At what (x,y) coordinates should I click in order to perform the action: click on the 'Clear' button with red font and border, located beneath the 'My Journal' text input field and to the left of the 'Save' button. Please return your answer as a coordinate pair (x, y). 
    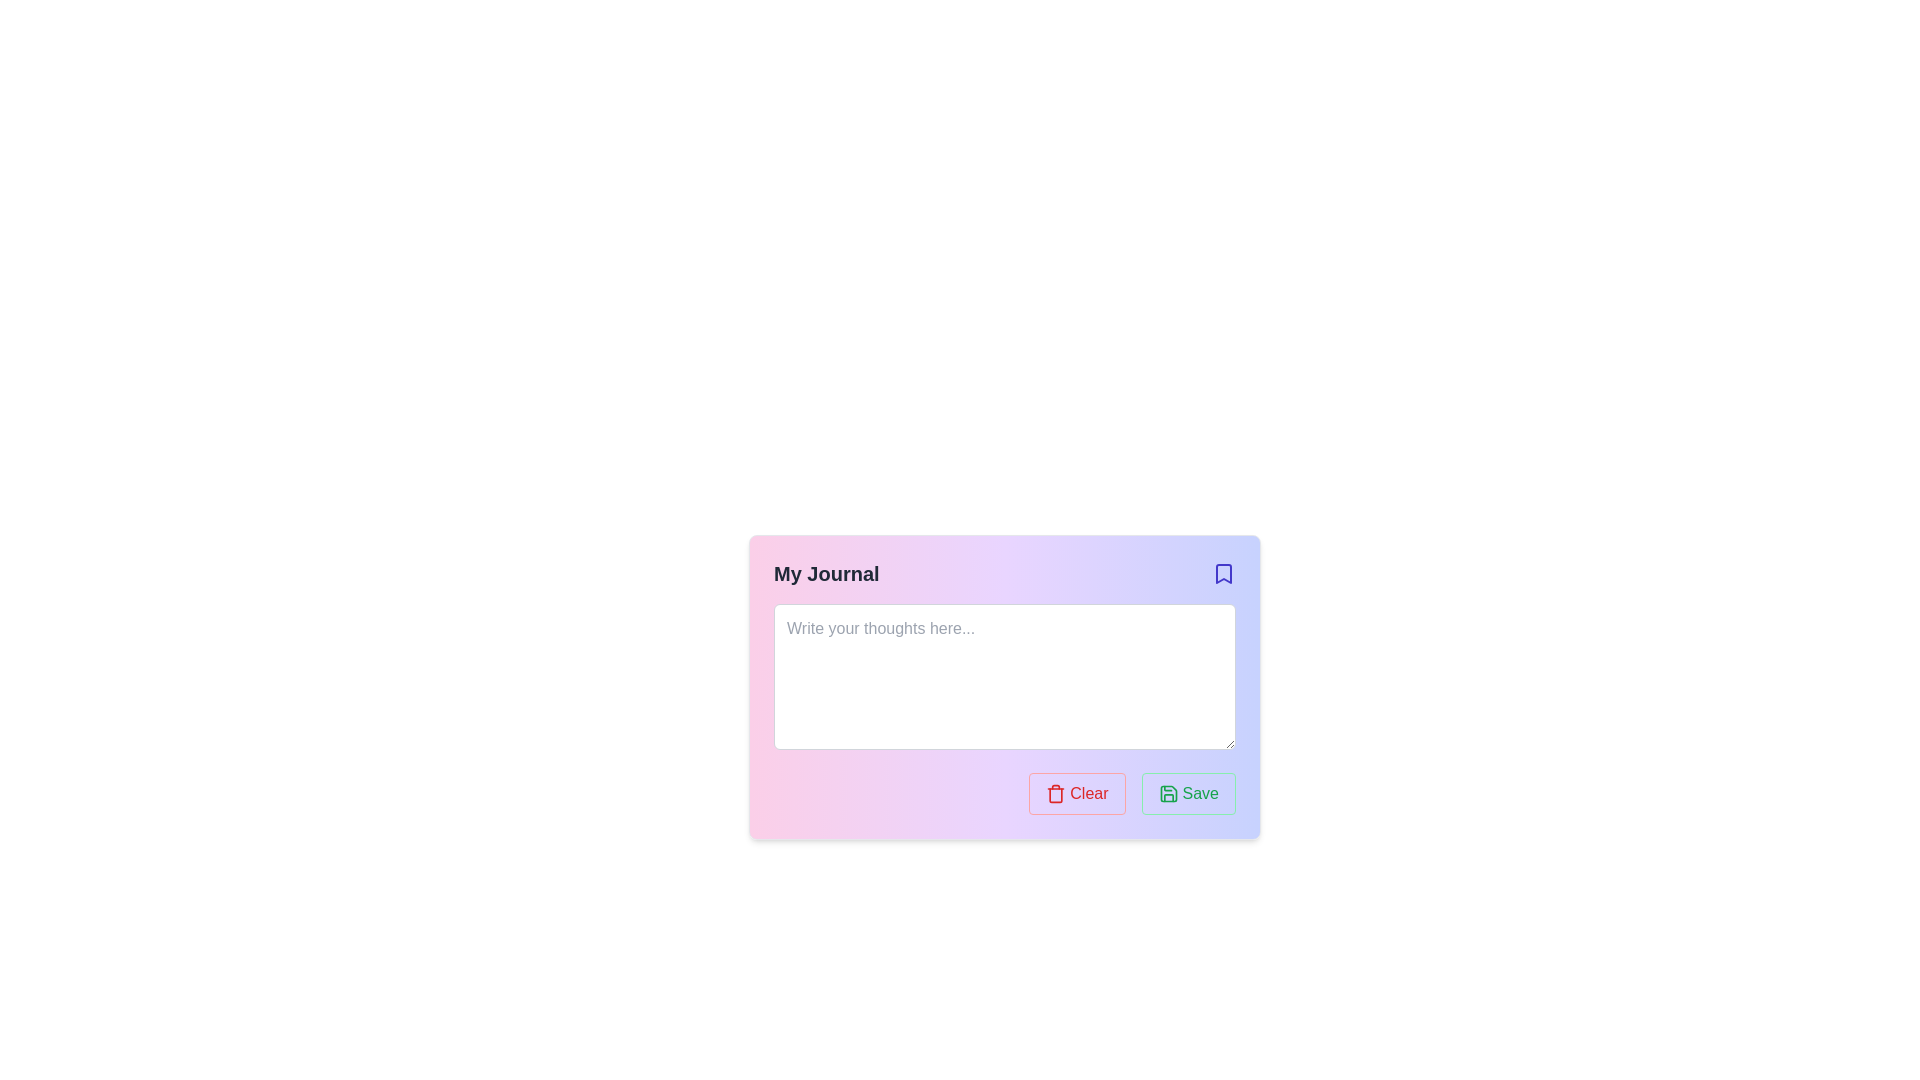
    Looking at the image, I should click on (1088, 793).